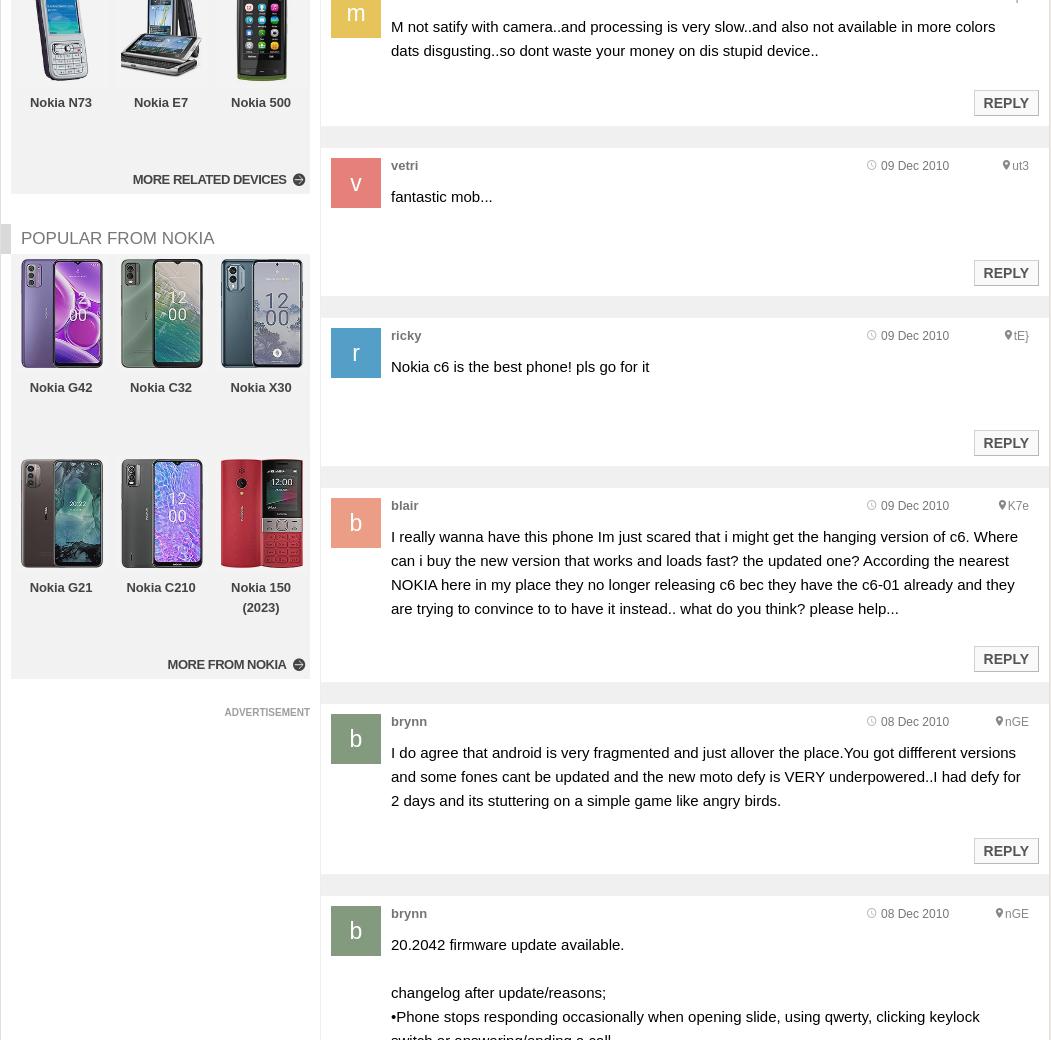 This screenshot has width=1051, height=1040. I want to click on 'Nokia E7', so click(159, 101).